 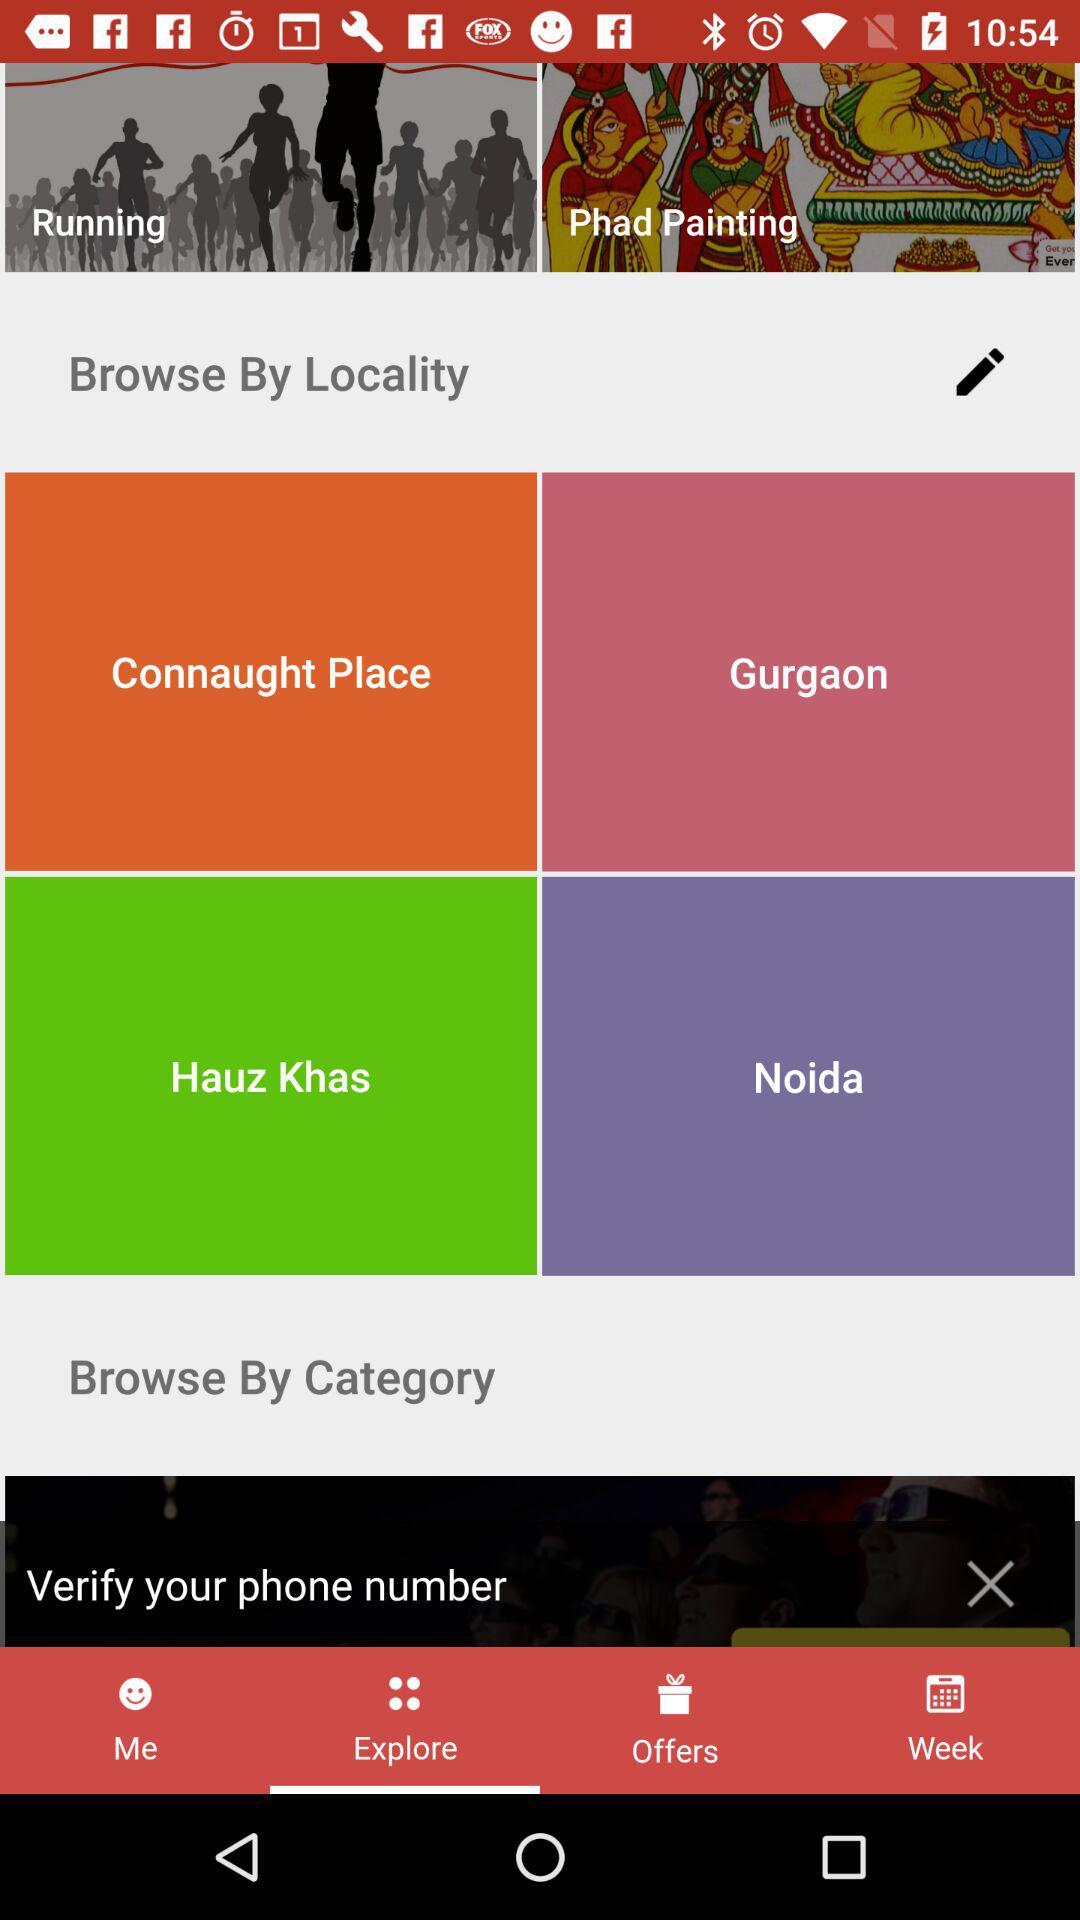 I want to click on icon to the right of me item, so click(x=405, y=1719).